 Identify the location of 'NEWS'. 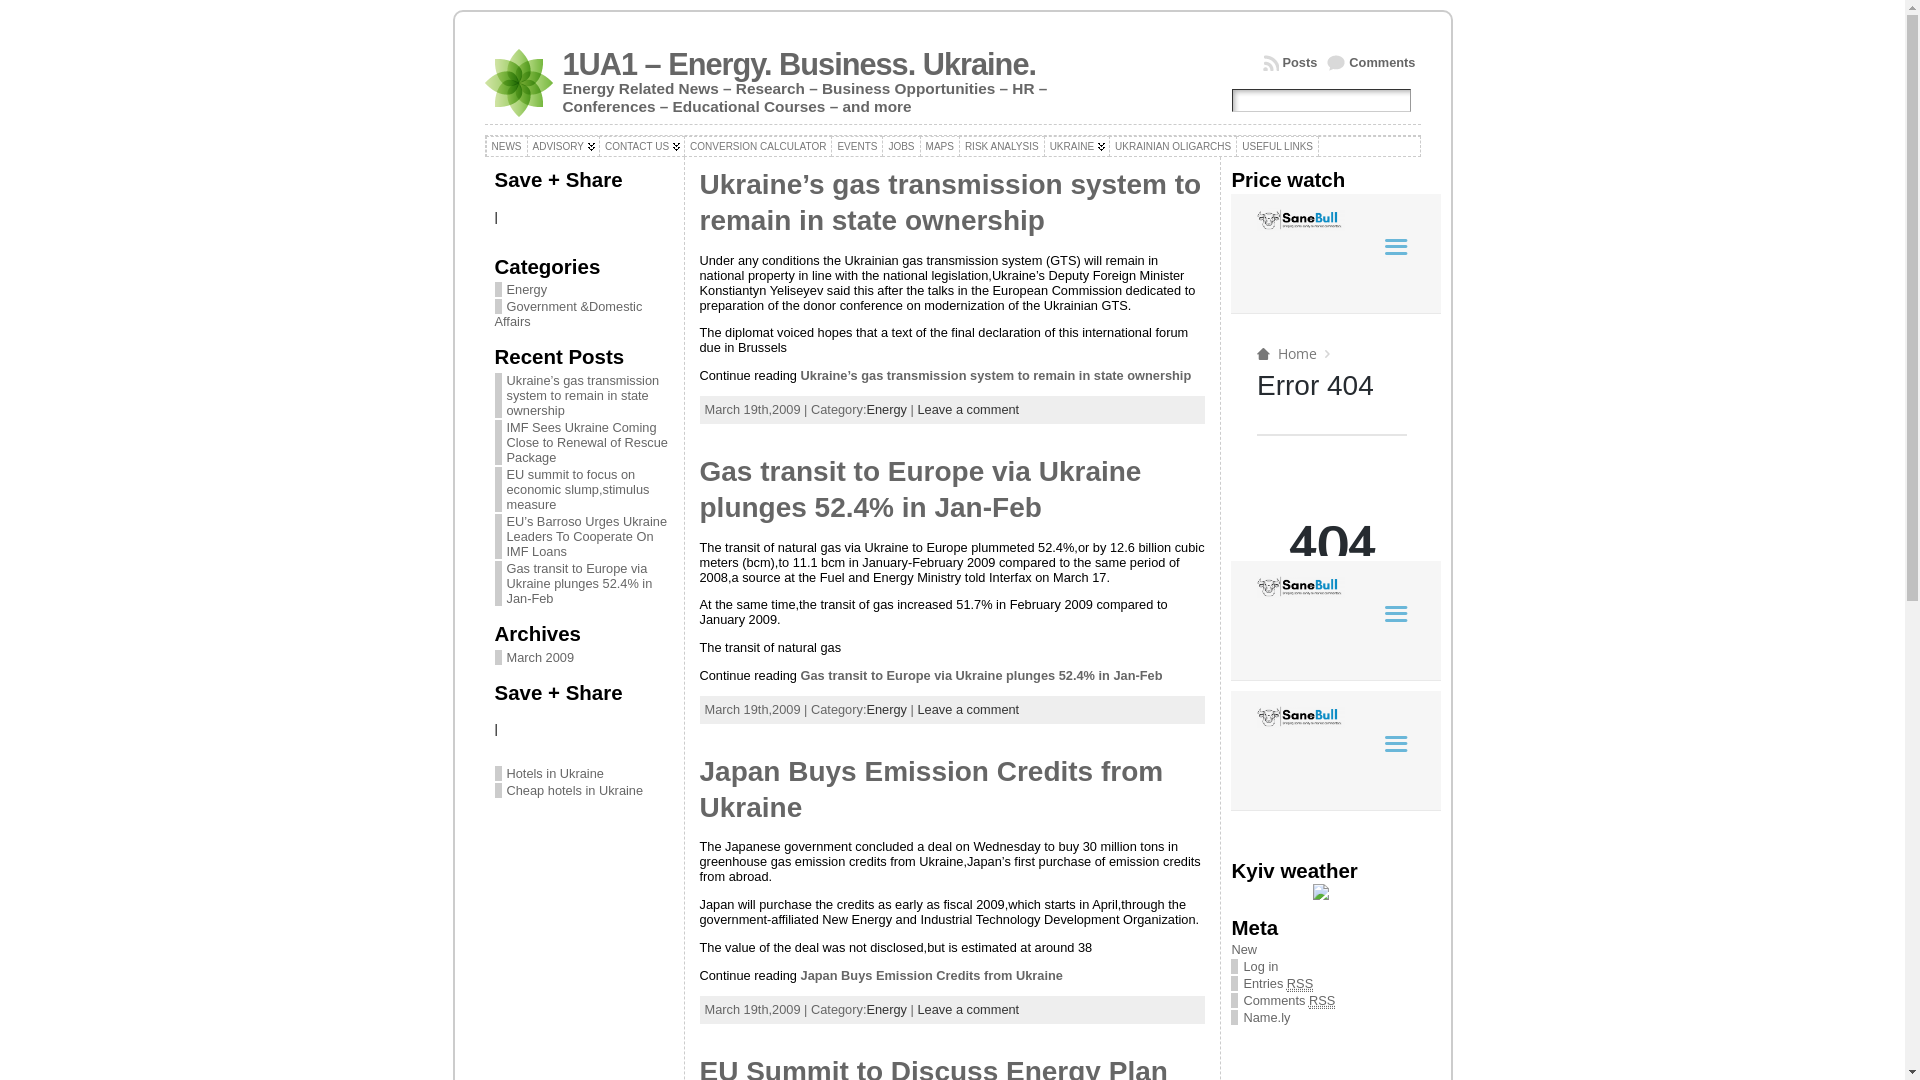
(507, 145).